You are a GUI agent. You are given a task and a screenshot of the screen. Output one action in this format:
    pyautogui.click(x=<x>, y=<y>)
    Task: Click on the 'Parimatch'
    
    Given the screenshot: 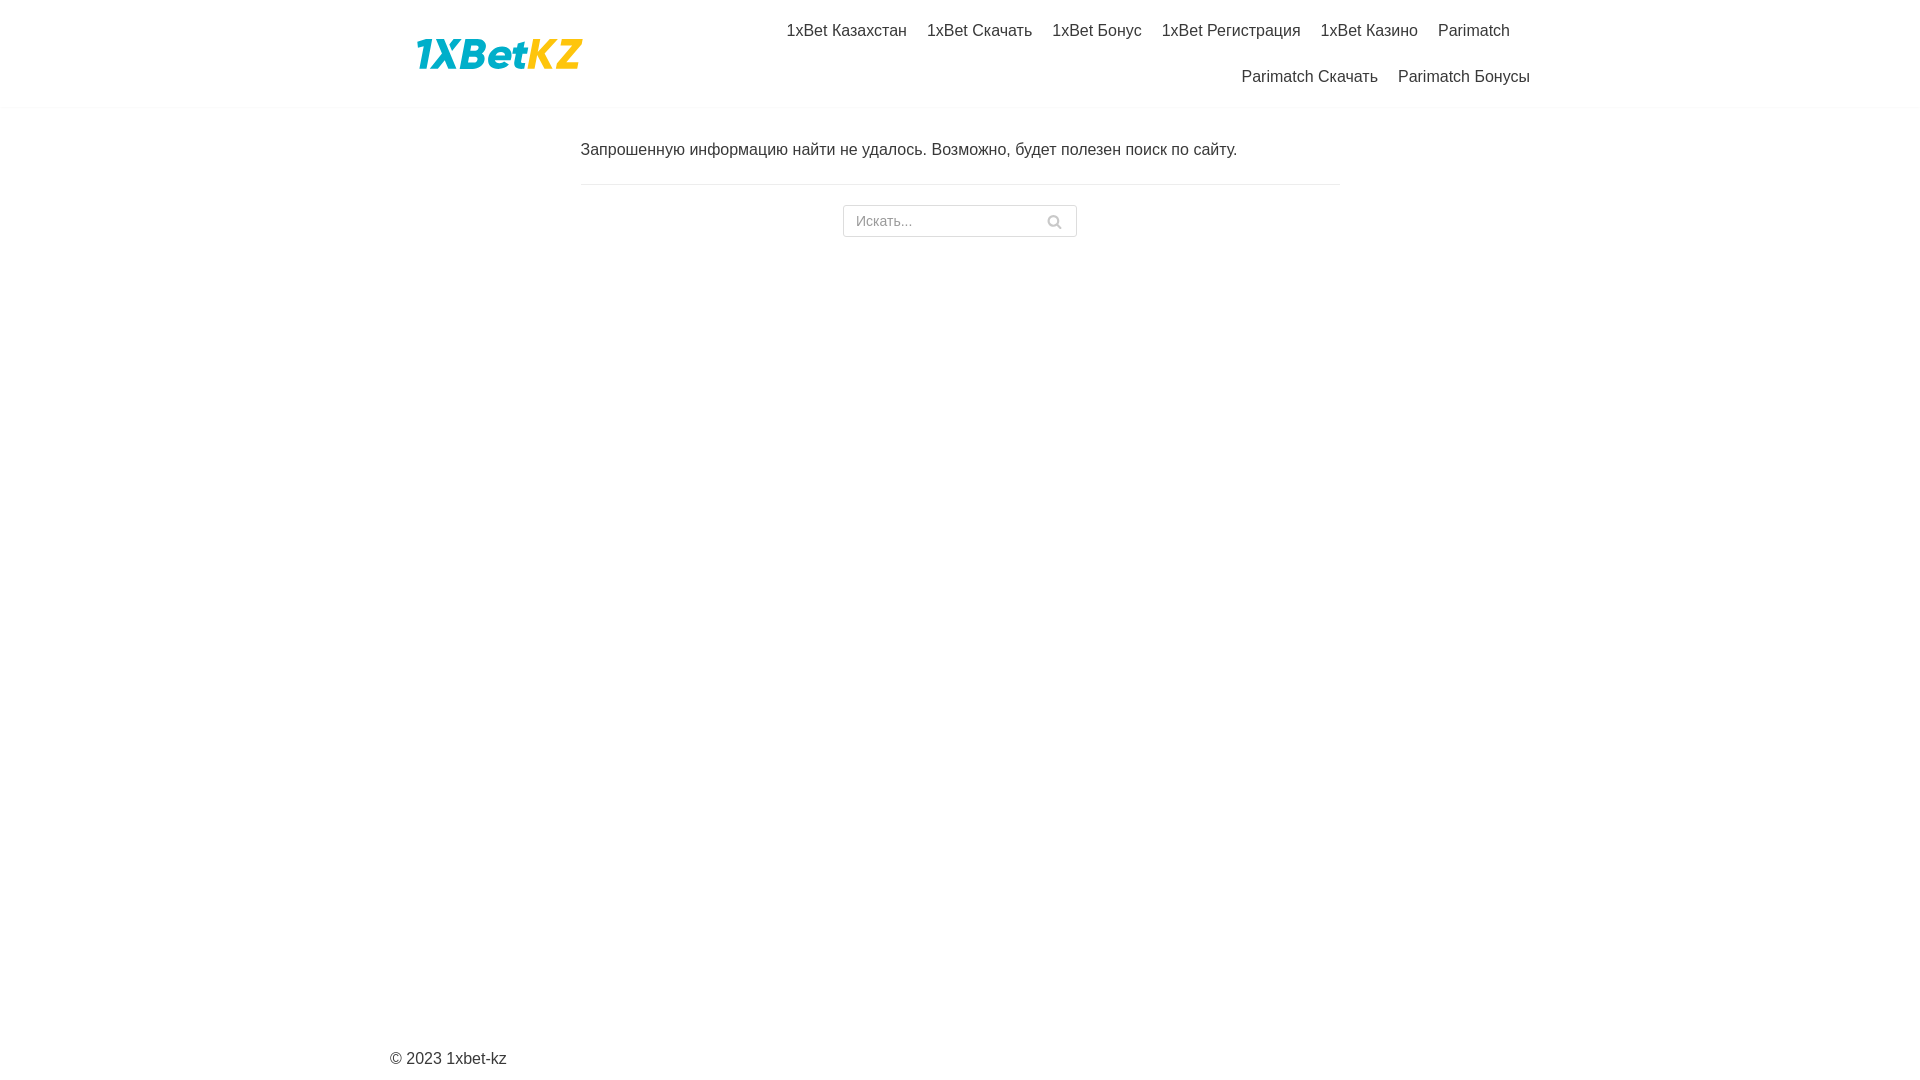 What is the action you would take?
    pyautogui.click(x=1473, y=30)
    